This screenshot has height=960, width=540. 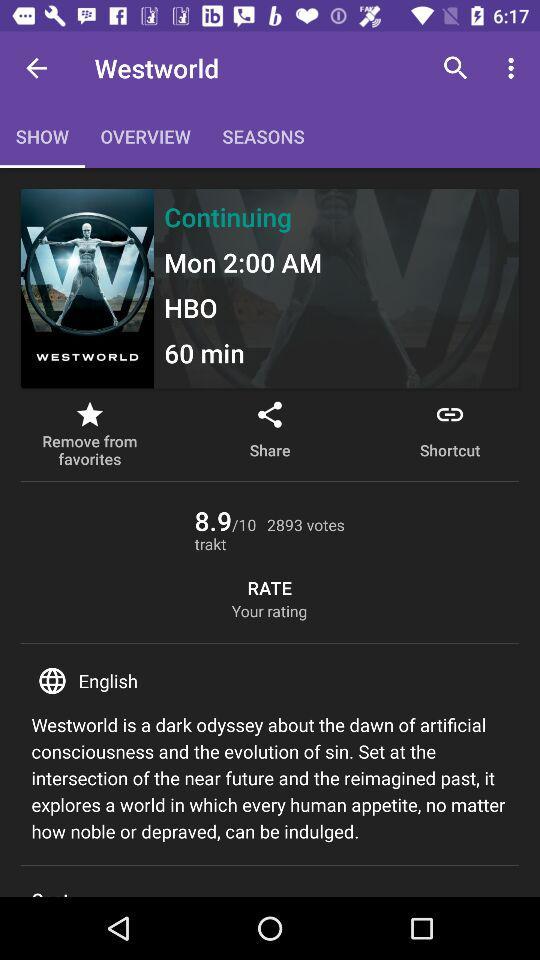 What do you see at coordinates (455, 68) in the screenshot?
I see `item to the right of seasons` at bounding box center [455, 68].